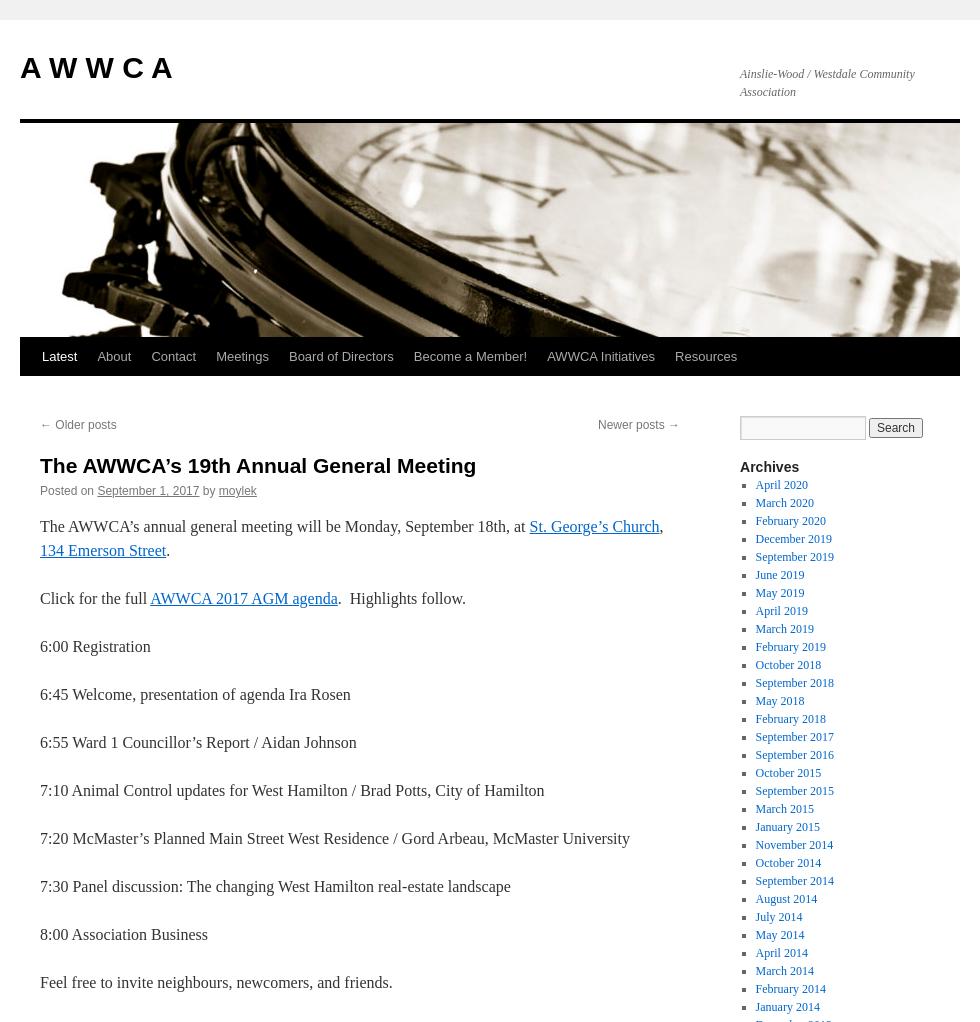  Describe the element at coordinates (284, 525) in the screenshot. I see `'The AWWCA’s annual general meeting will be Monday, September 18th, at'` at that location.